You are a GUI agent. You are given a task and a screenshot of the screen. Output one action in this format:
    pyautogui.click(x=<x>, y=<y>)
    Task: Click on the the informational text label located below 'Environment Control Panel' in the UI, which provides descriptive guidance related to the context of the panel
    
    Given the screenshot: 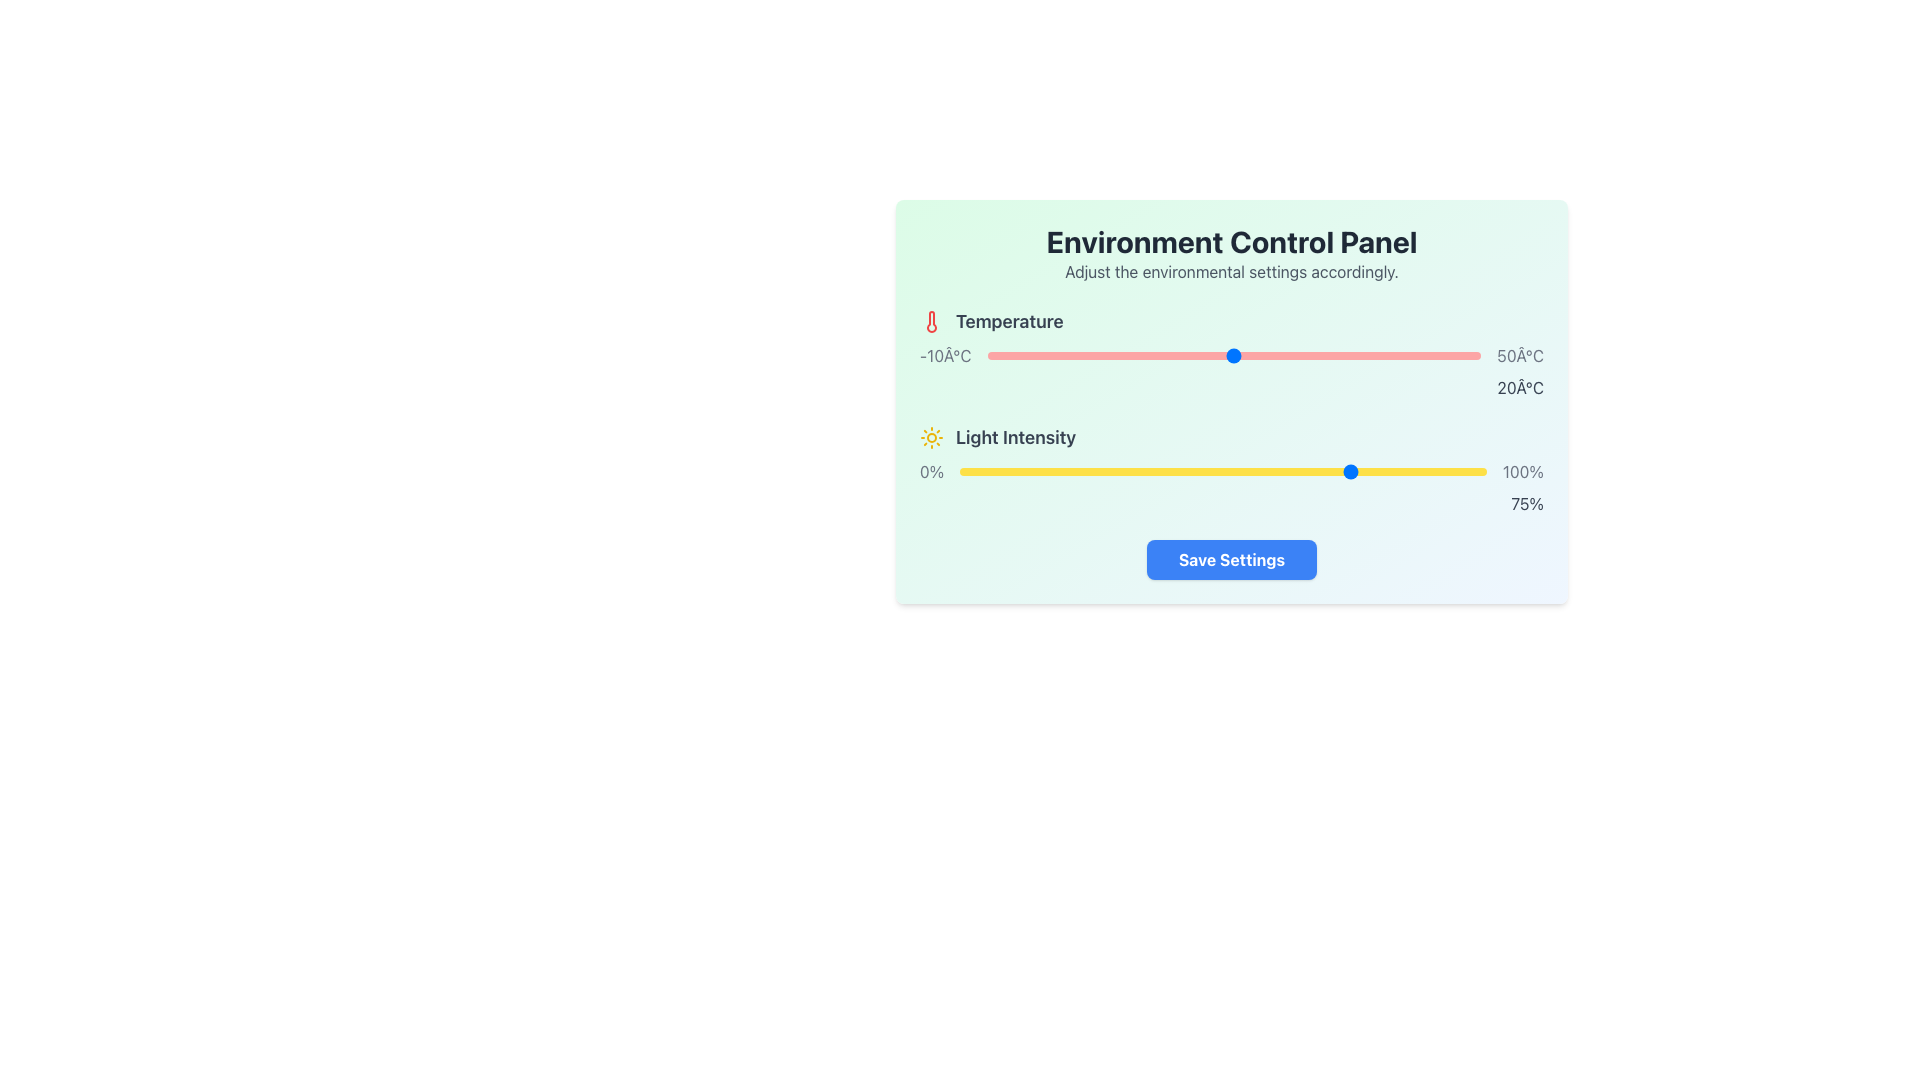 What is the action you would take?
    pyautogui.click(x=1231, y=272)
    